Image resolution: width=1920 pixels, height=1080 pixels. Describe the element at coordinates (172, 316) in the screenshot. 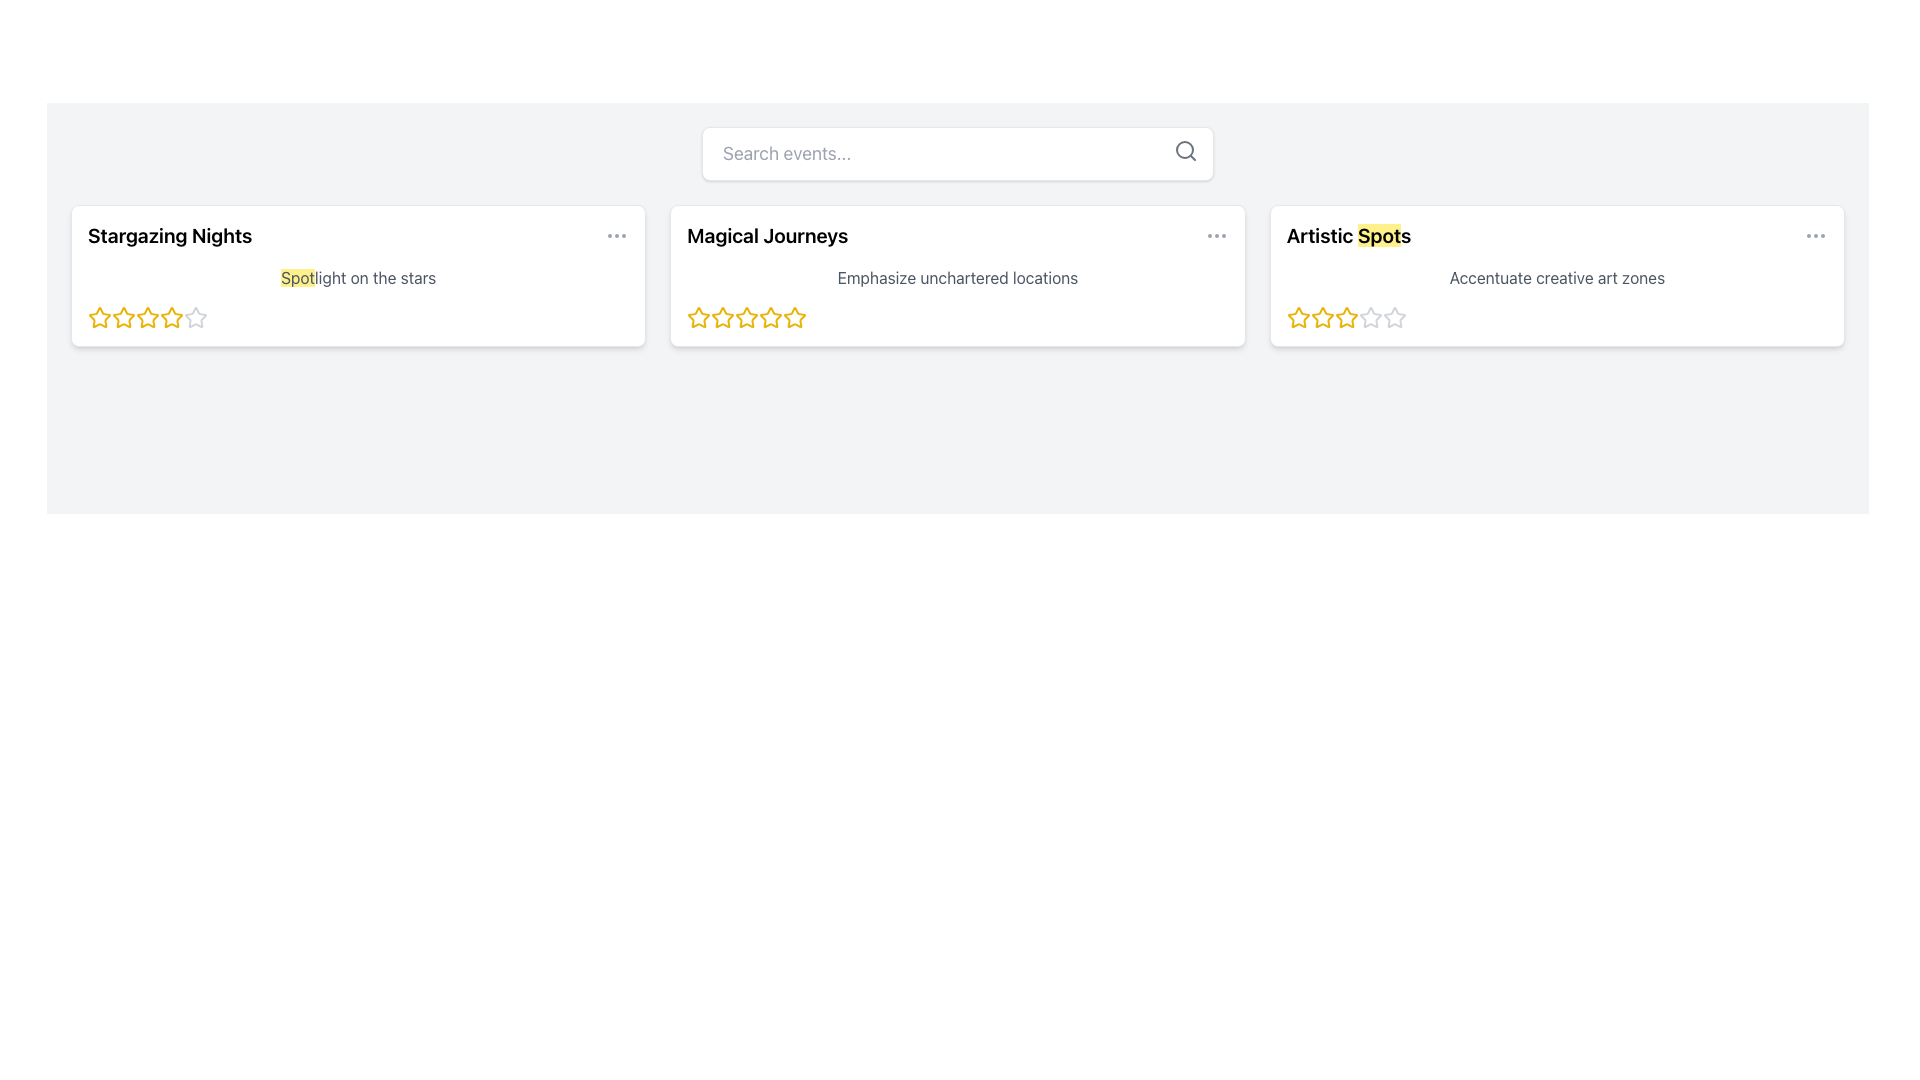

I see `the third star-shaped icon in the rating system, which is styled with a yellow outline and a white interior, located directly beneath the 'Stargazing Nights' title` at that location.